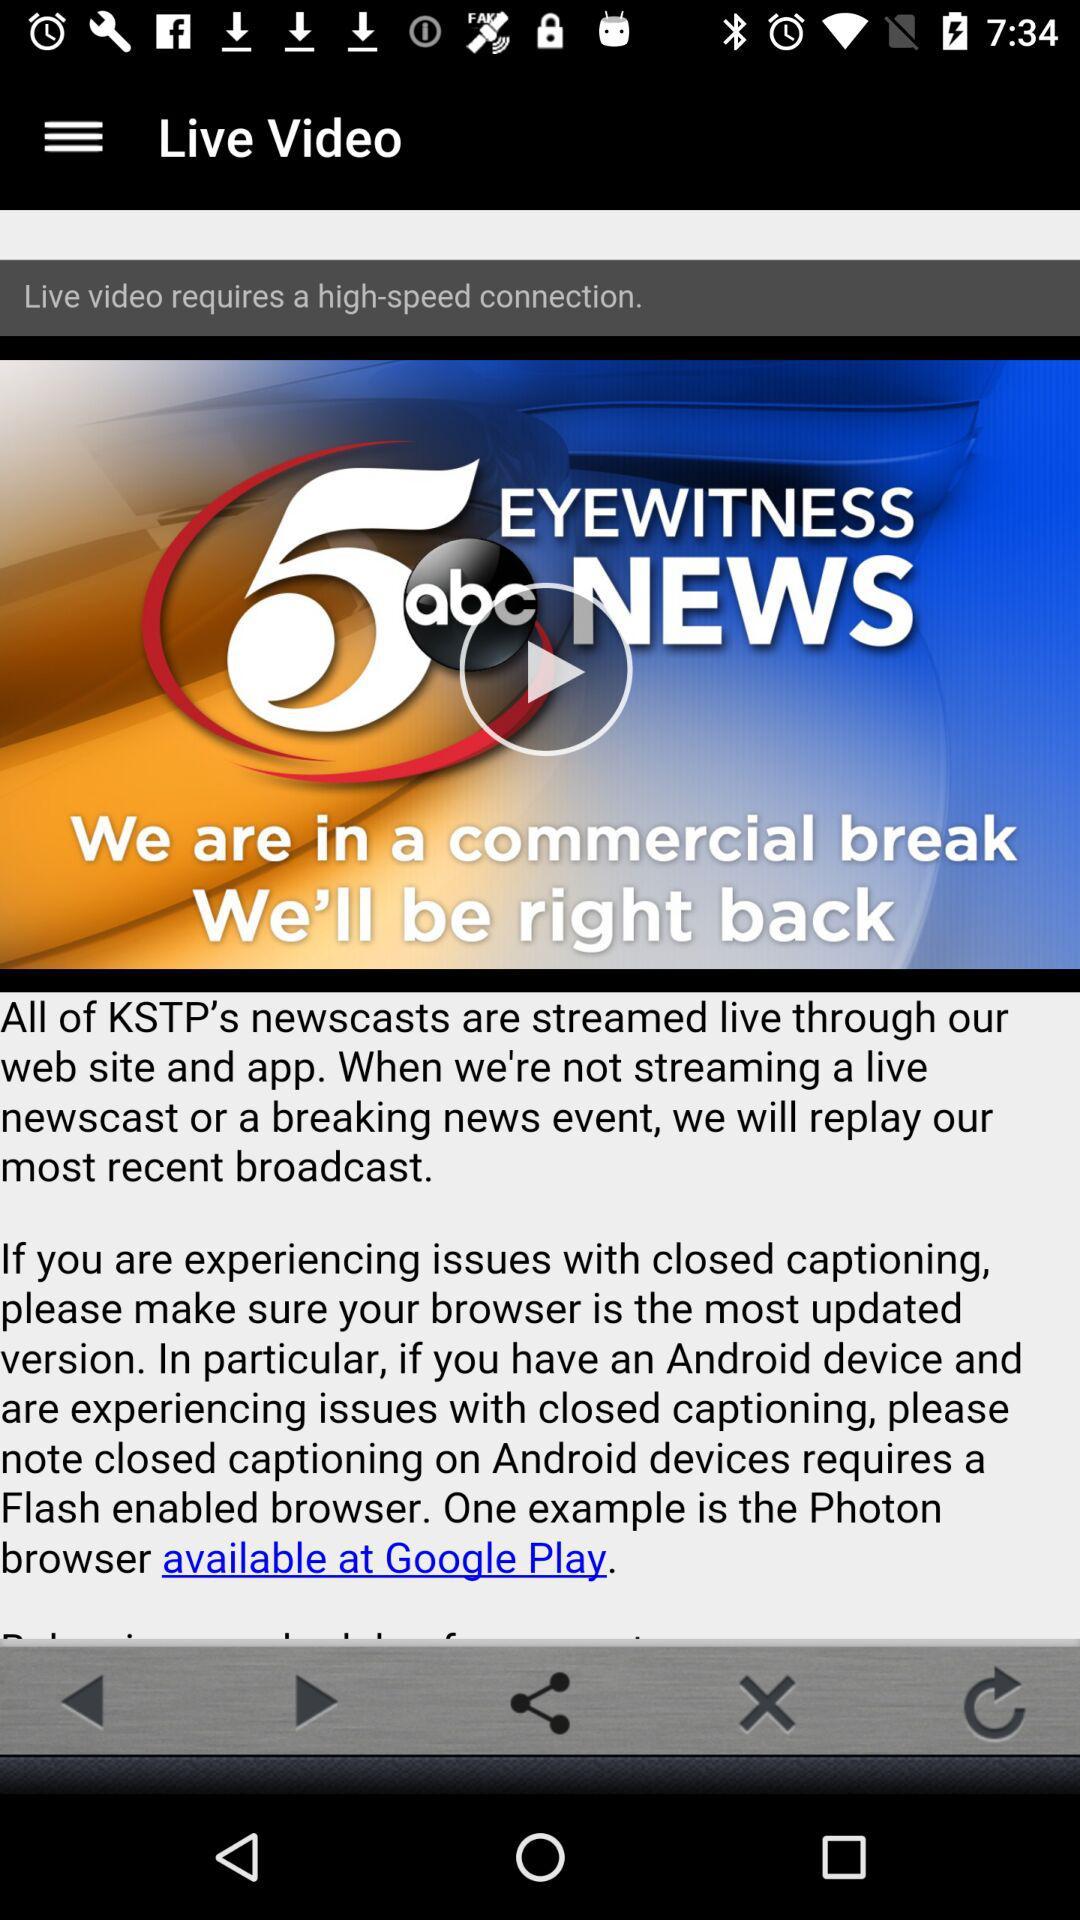 The width and height of the screenshot is (1080, 1920). Describe the element at coordinates (994, 1702) in the screenshot. I see `the refresh icon` at that location.